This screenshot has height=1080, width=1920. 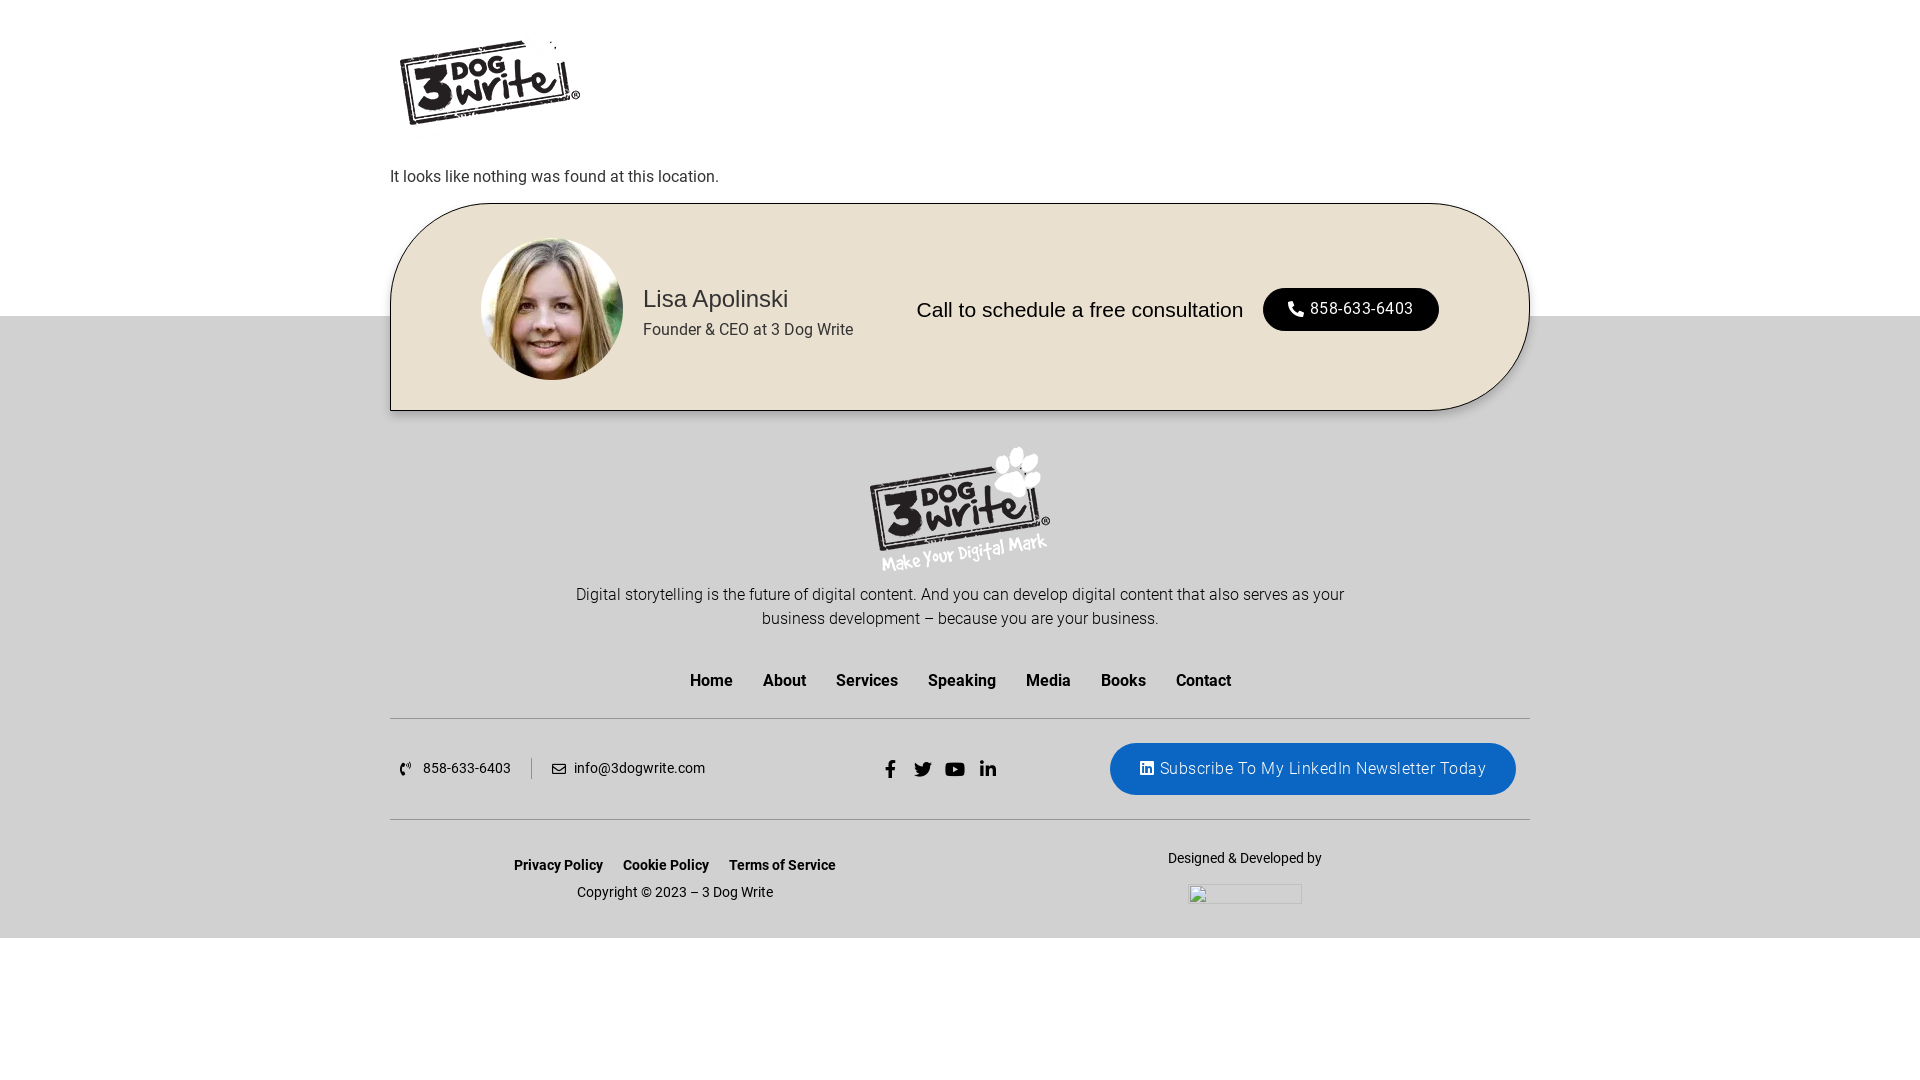 I want to click on 'About', so click(x=783, y=680).